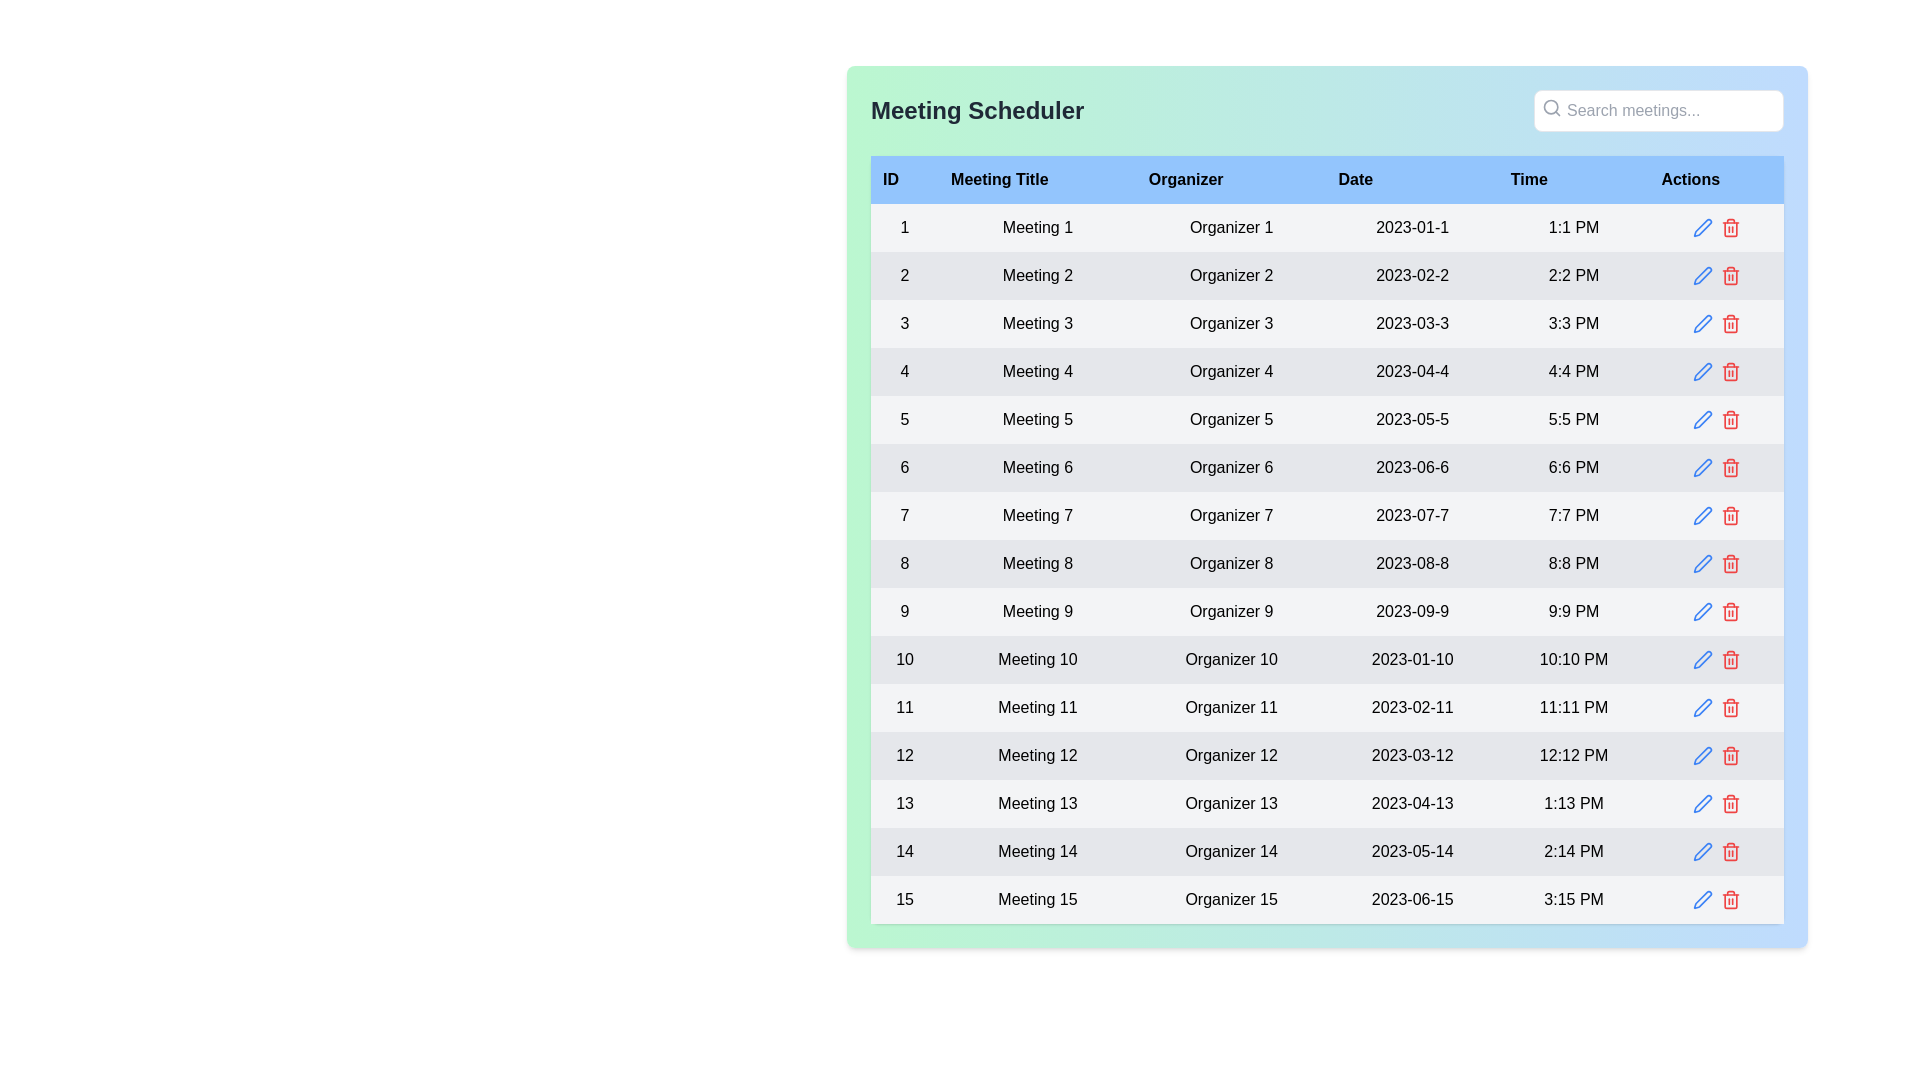 The image size is (1920, 1080). I want to click on the Text Display element that shows the scheduled time of 'Meeting 5', so click(1573, 419).